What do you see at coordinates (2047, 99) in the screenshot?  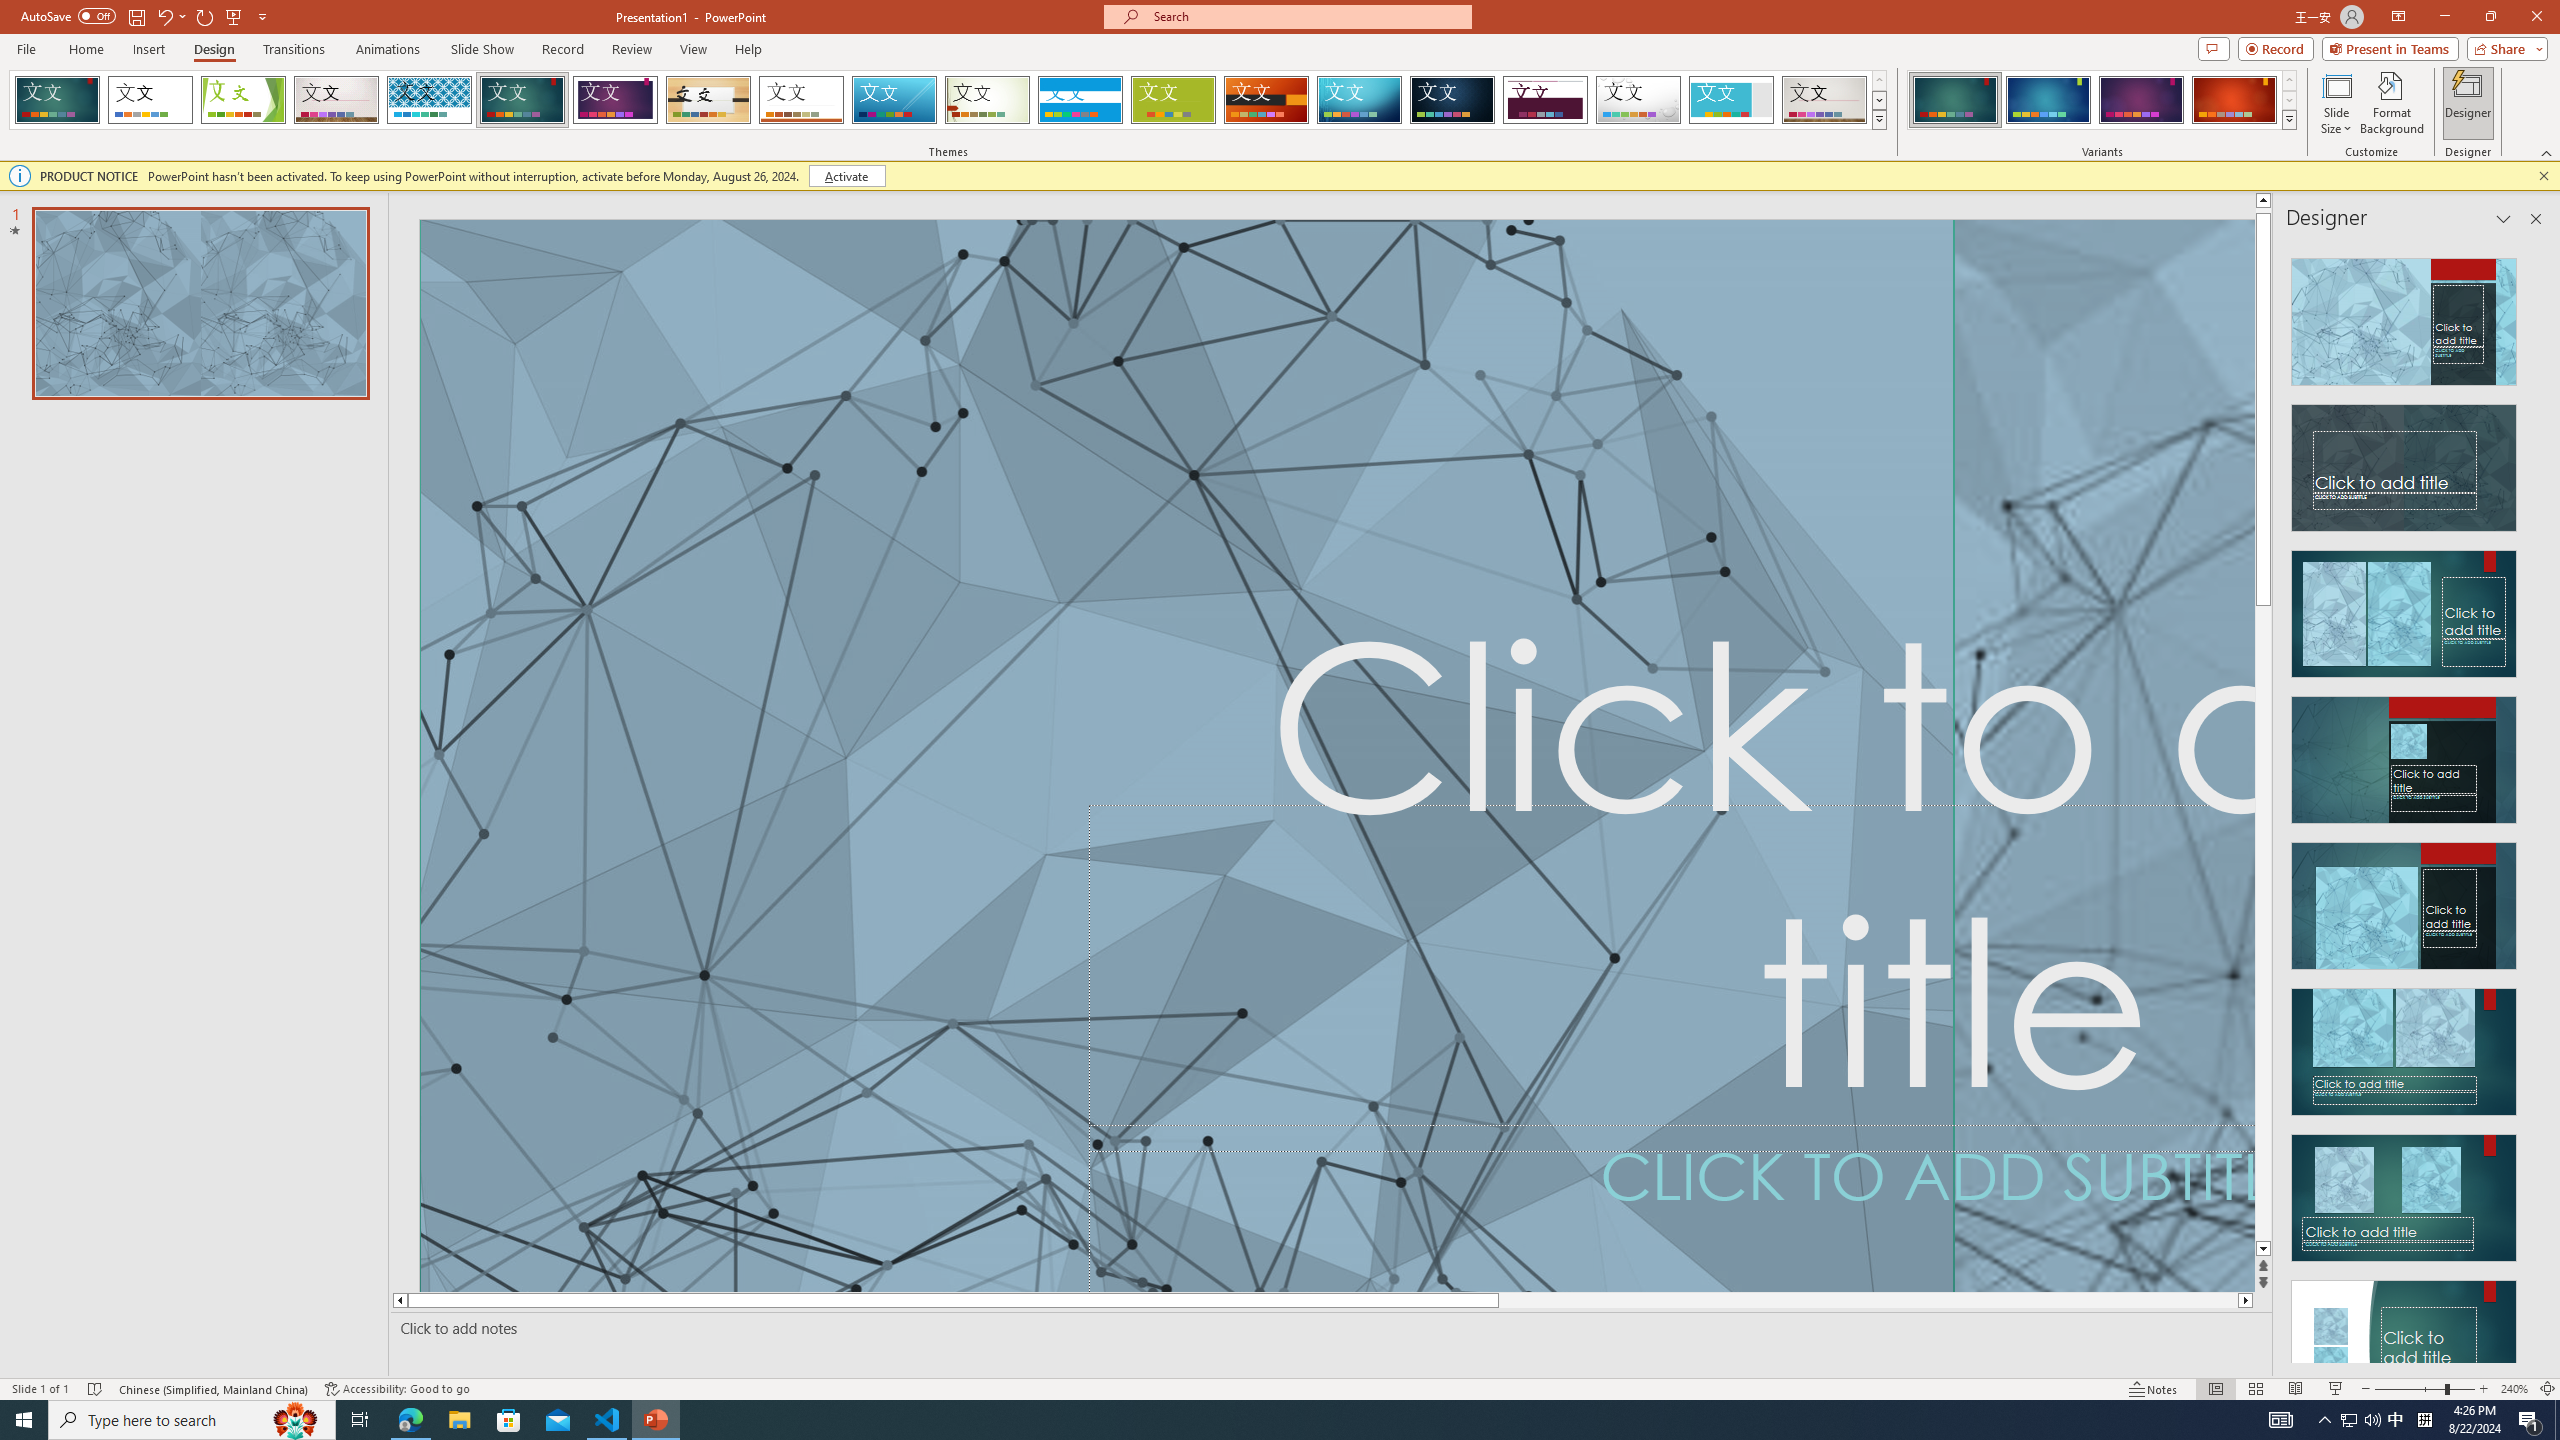 I see `'Ion Variant 2'` at bounding box center [2047, 99].